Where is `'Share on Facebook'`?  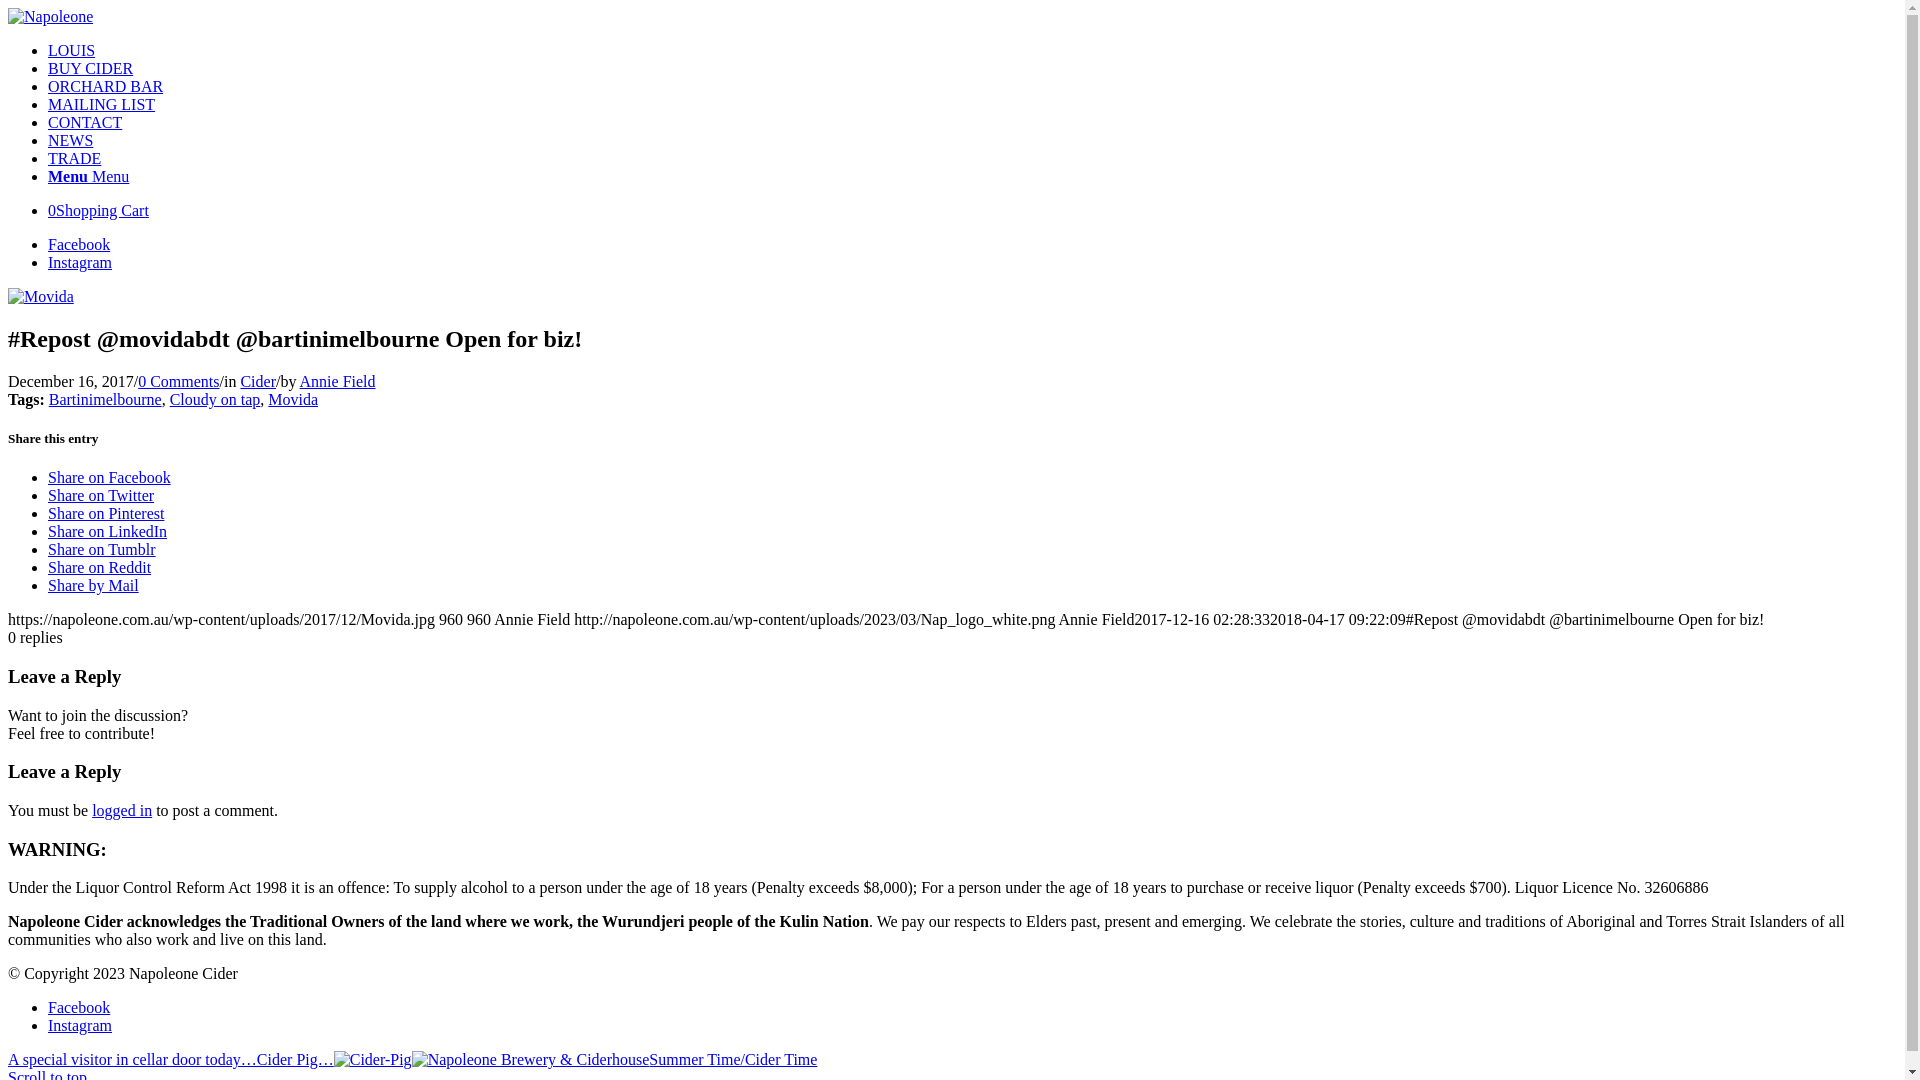
'Share on Facebook' is located at coordinates (108, 477).